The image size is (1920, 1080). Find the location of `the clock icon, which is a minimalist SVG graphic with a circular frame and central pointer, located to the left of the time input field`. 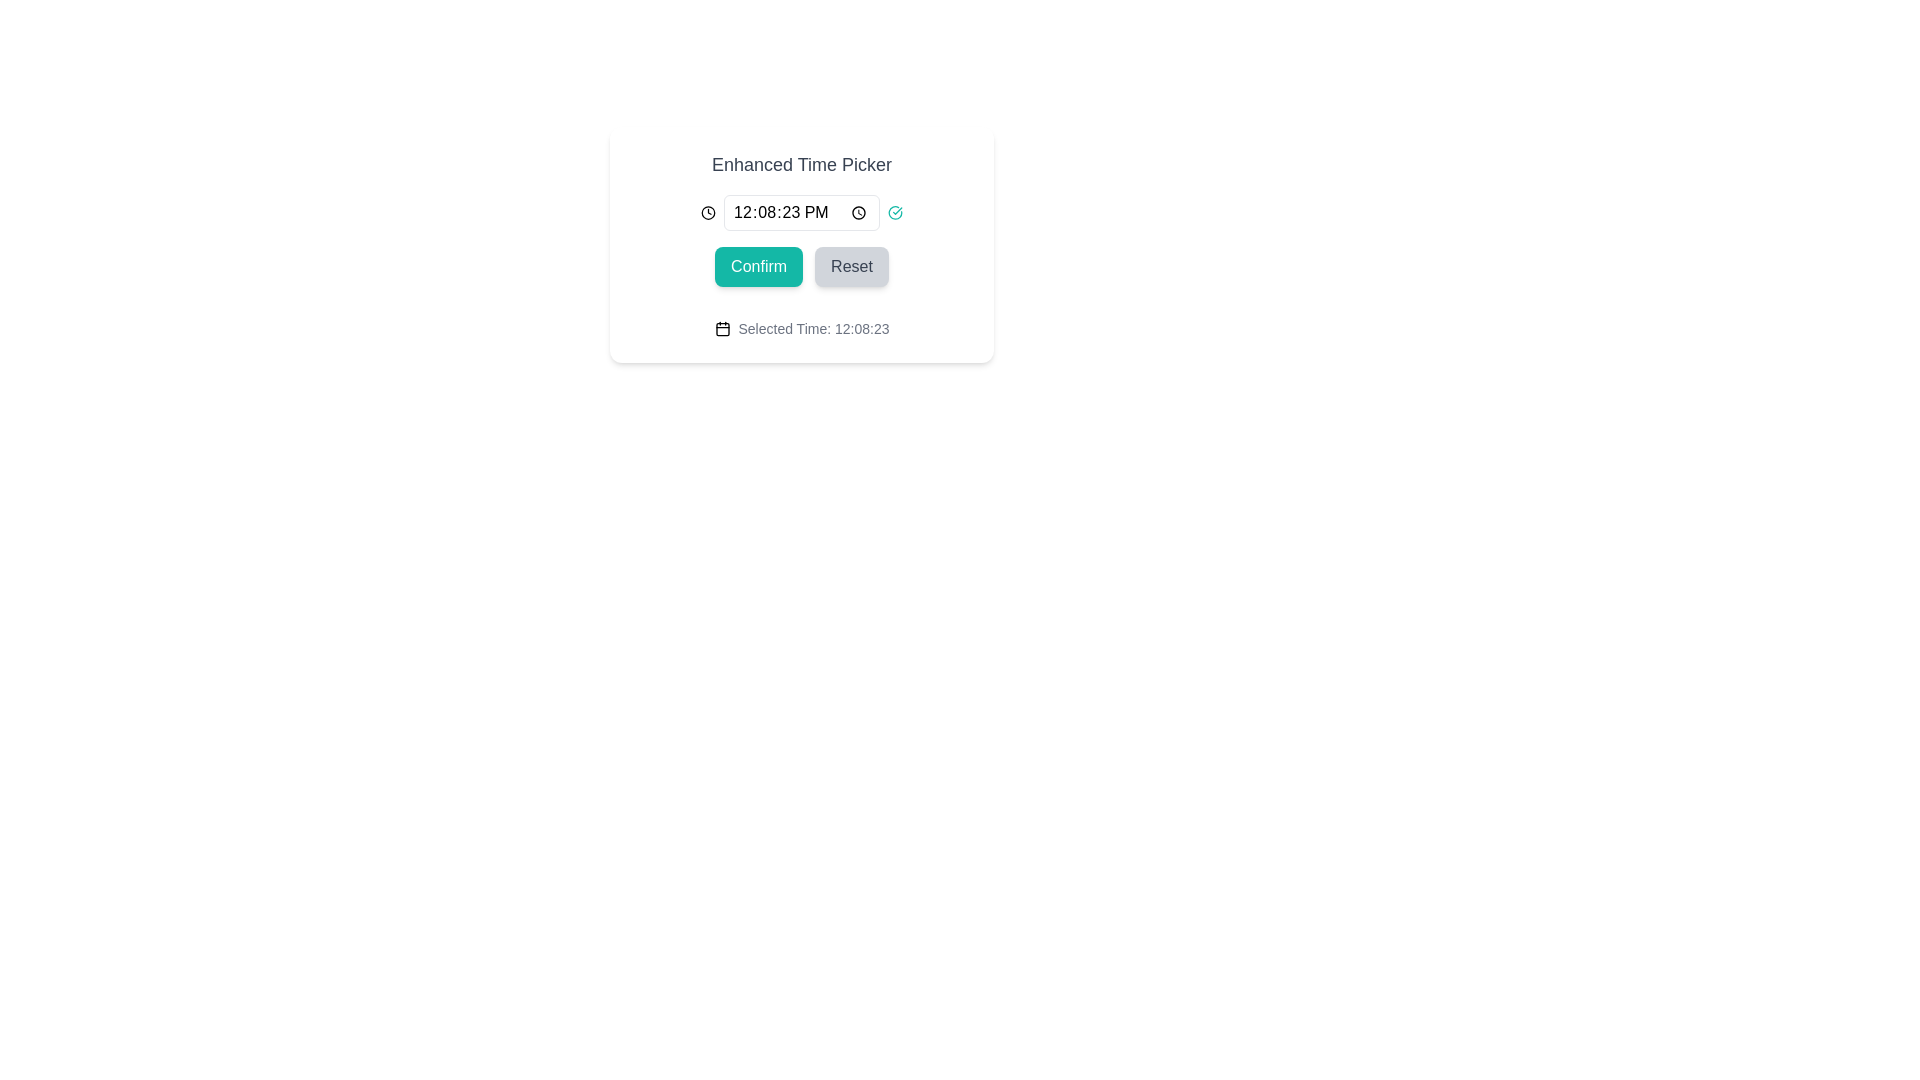

the clock icon, which is a minimalist SVG graphic with a circular frame and central pointer, located to the left of the time input field is located at coordinates (708, 212).